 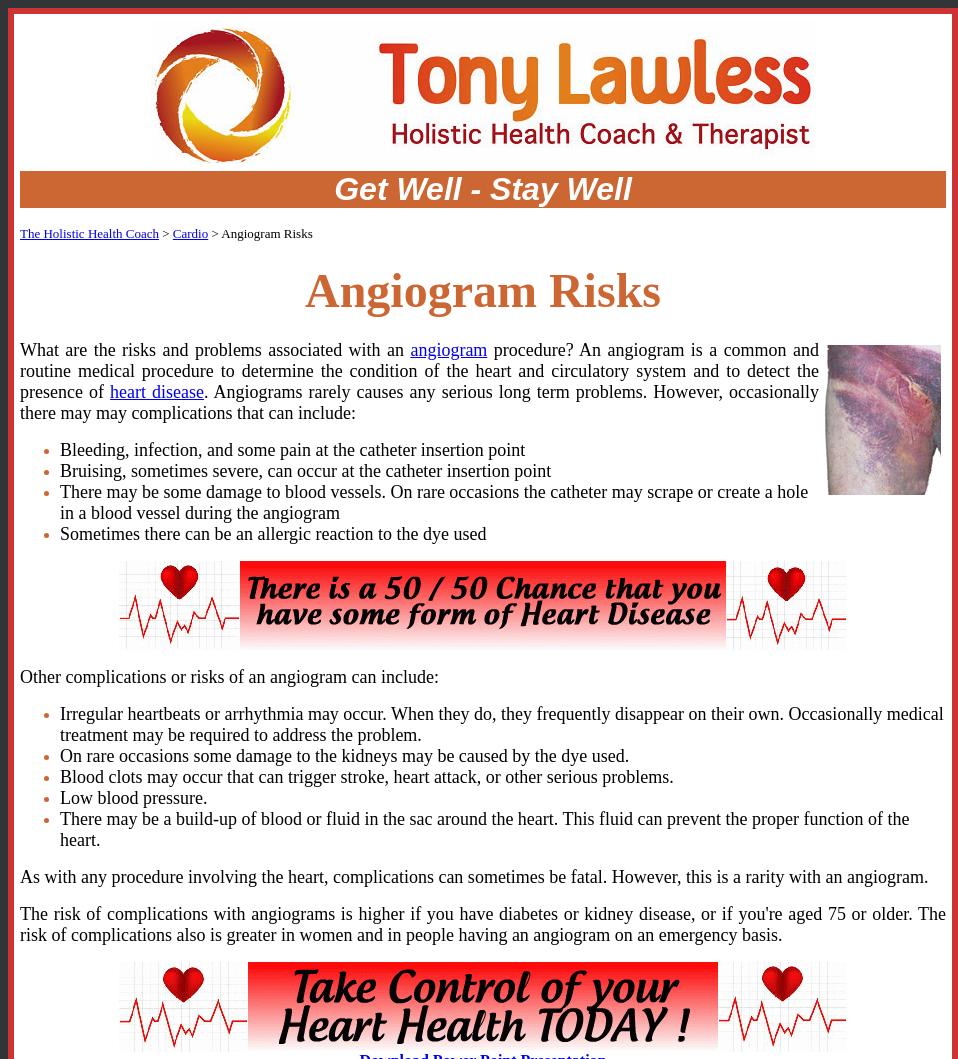 What do you see at coordinates (19, 876) in the screenshot?
I see `'As with 
        any procedure involving the heart, complications can sometimes be fatal. 
        However, this is a rarity with an angiogram.'` at bounding box center [19, 876].